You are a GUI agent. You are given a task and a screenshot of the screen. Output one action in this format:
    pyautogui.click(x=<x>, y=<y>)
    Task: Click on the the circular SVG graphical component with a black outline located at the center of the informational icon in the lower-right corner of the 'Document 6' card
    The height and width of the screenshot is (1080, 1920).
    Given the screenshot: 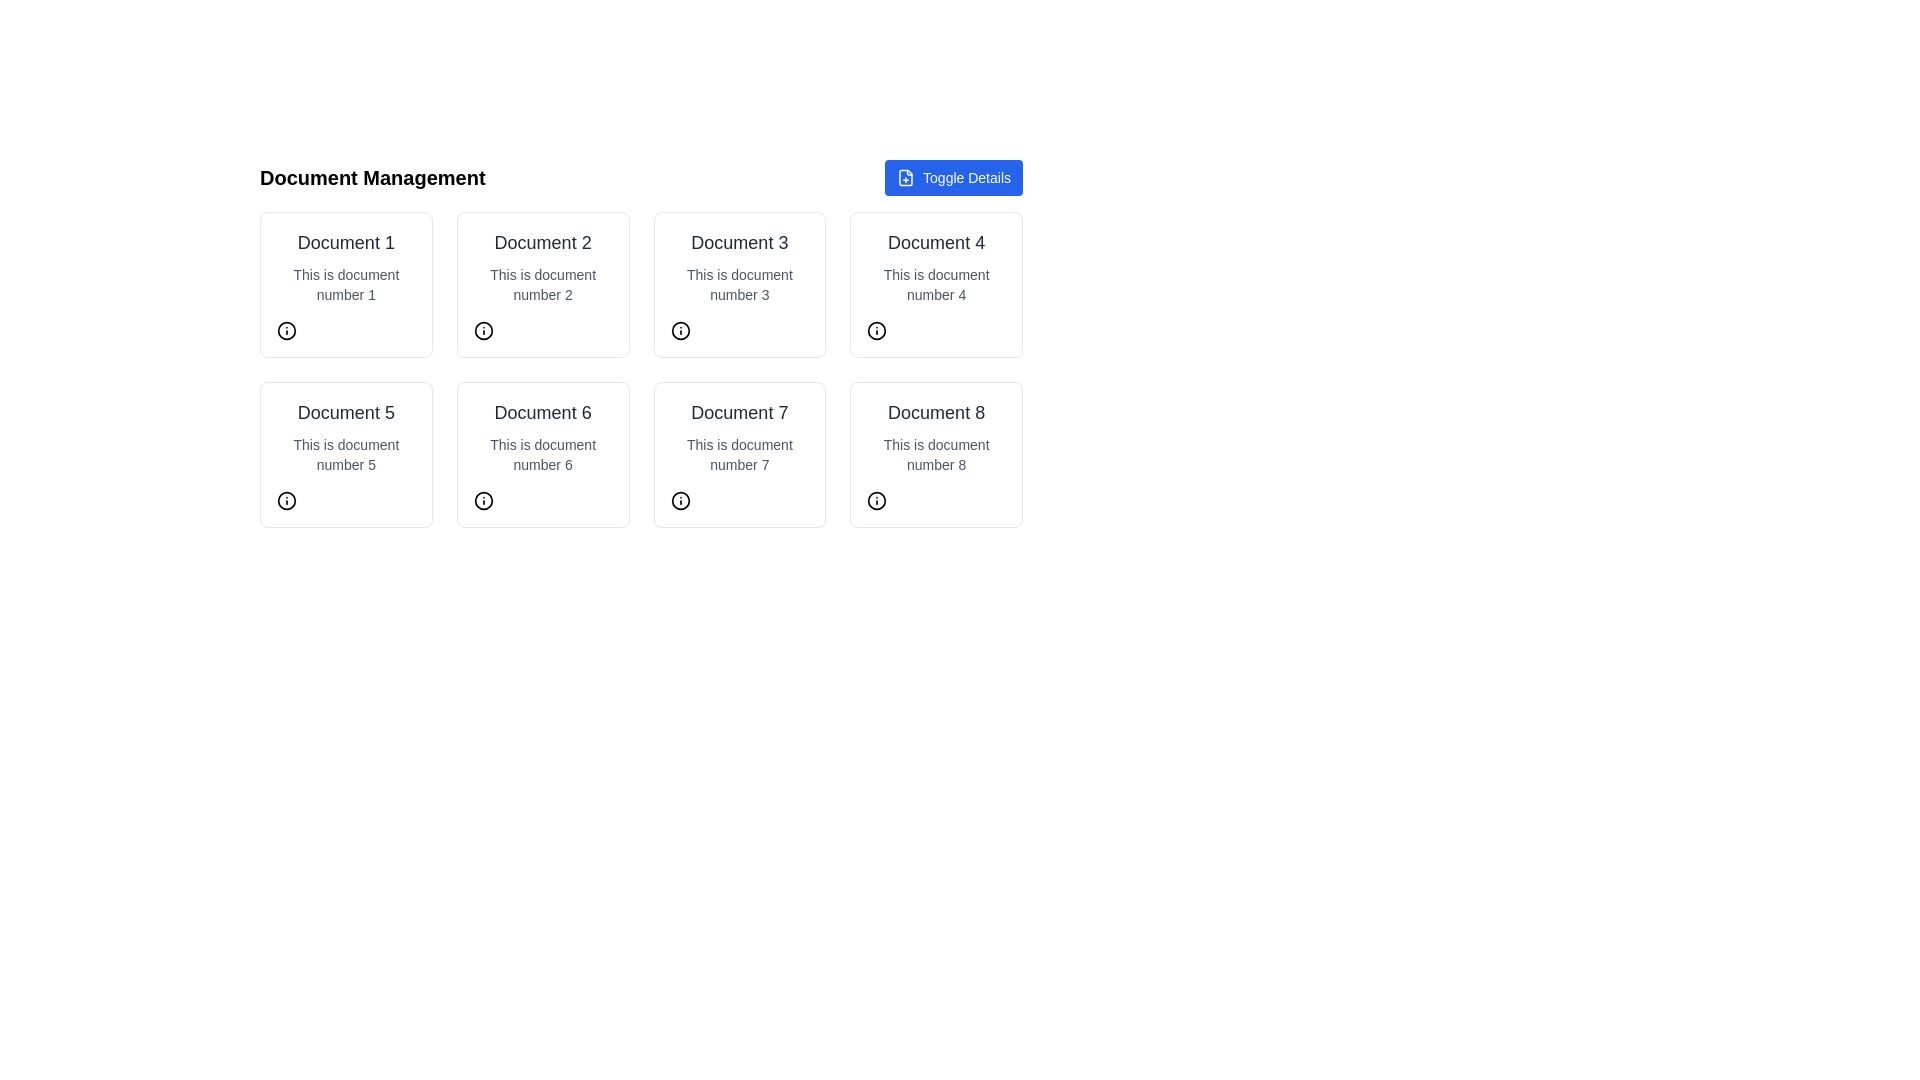 What is the action you would take?
    pyautogui.click(x=483, y=500)
    